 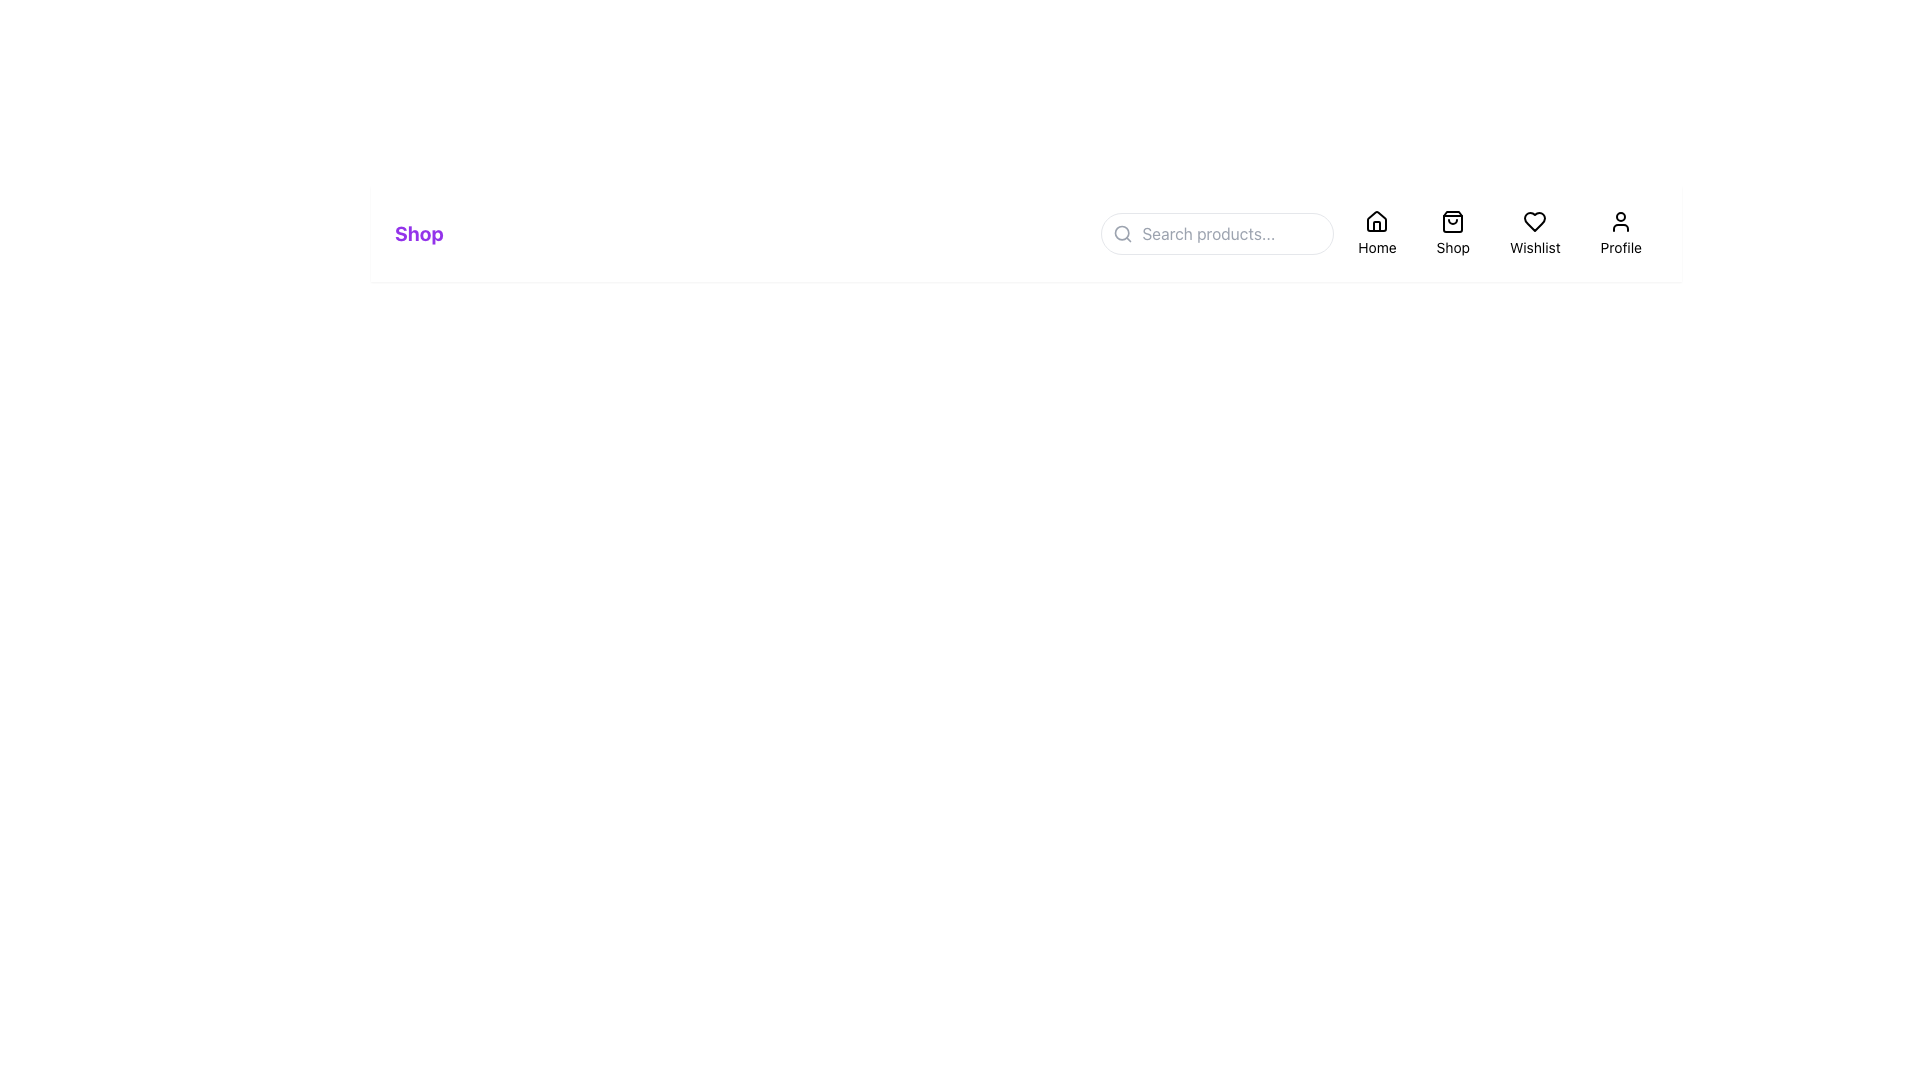 I want to click on the 'Home' navigation label located in the top-right area of the navigation bar, positioned below the house icon, so click(x=1376, y=246).